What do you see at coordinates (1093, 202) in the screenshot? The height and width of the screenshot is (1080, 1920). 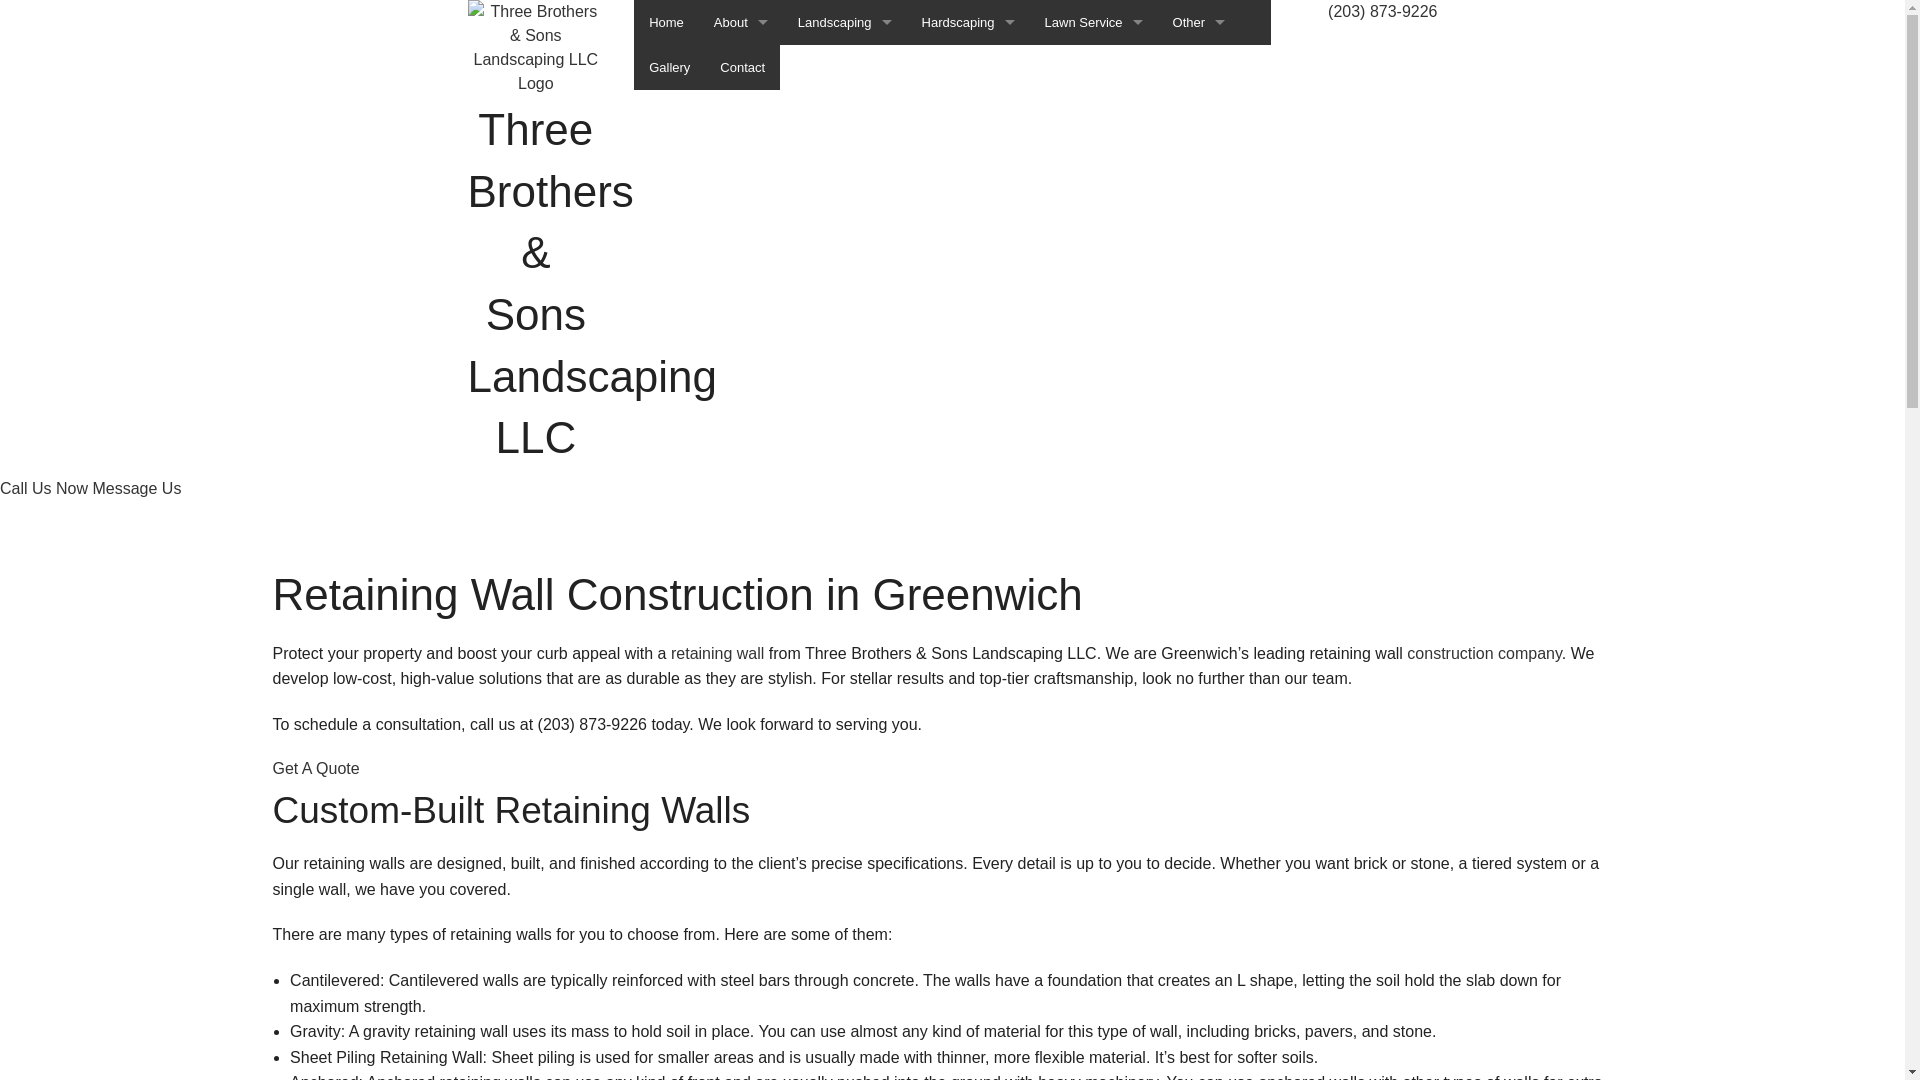 I see `'Lawn Mowing Services'` at bounding box center [1093, 202].